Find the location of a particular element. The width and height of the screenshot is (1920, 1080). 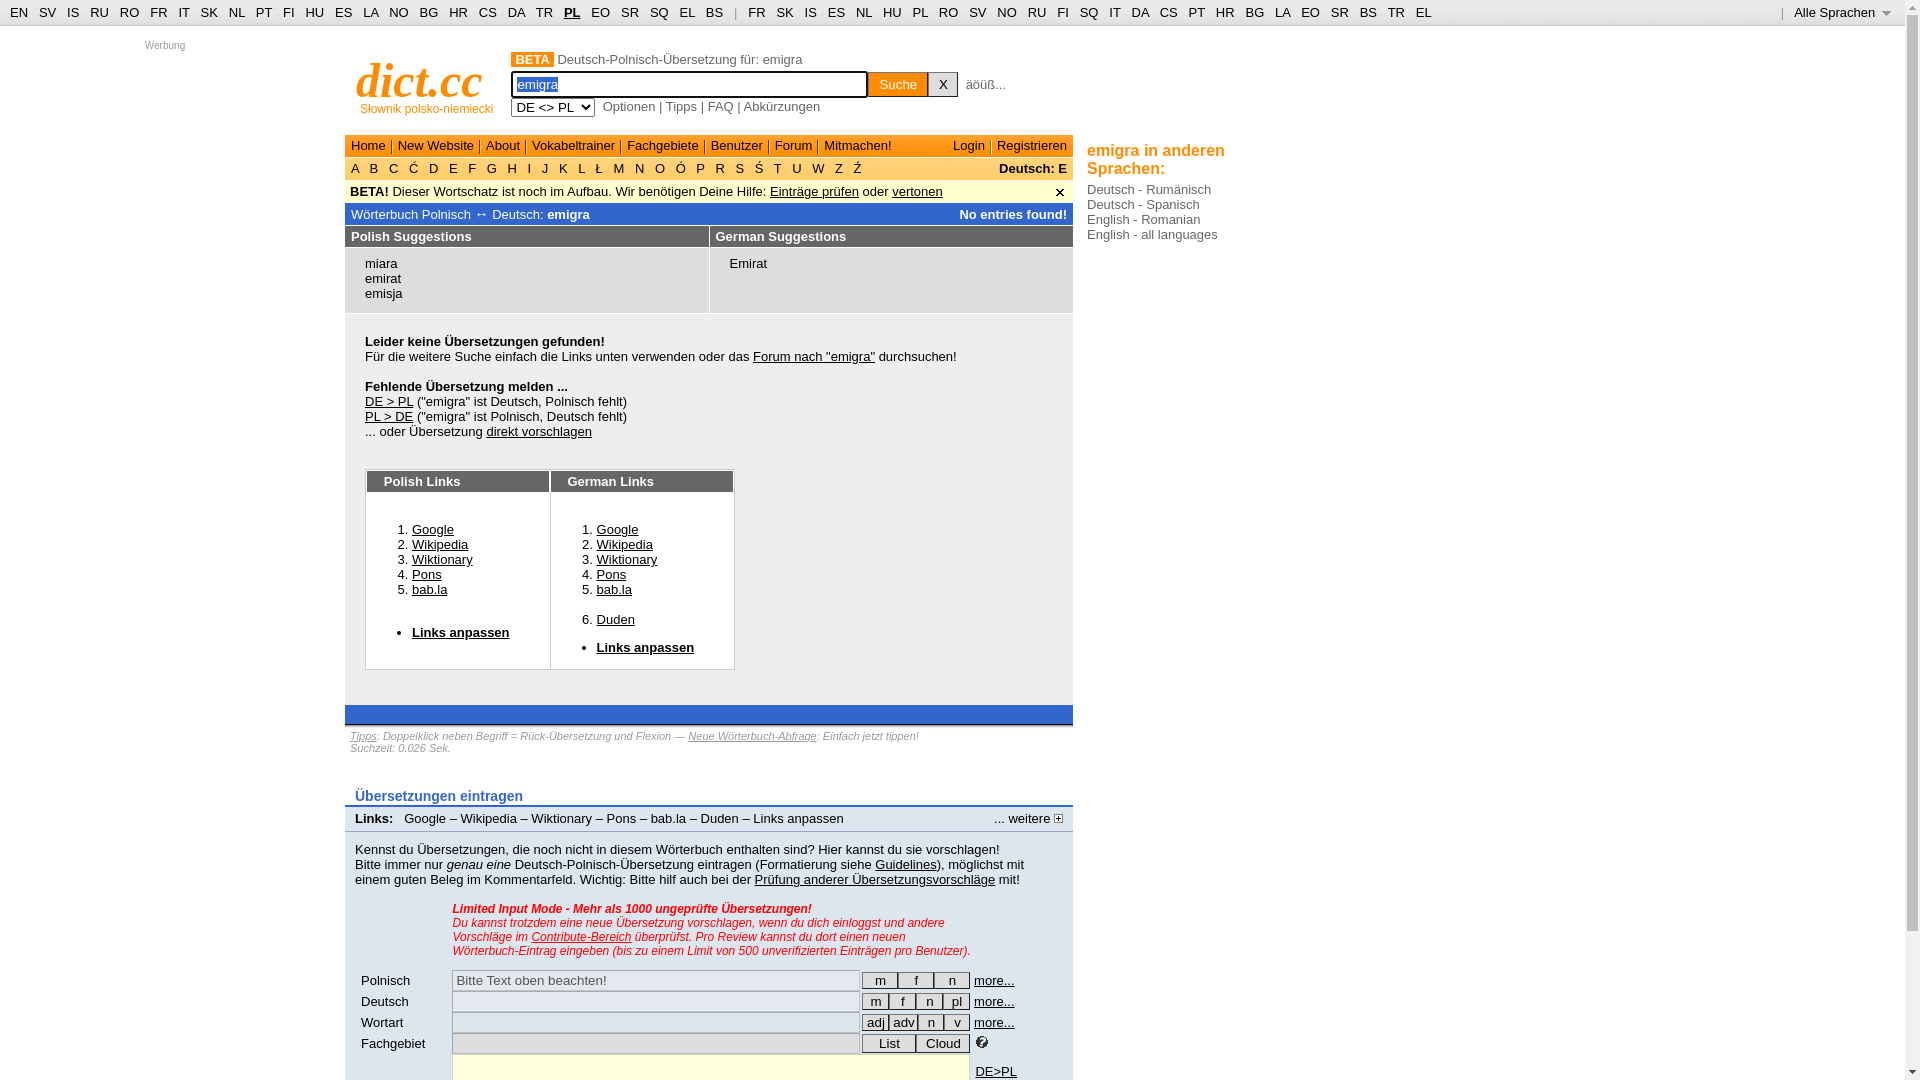

'adv' is located at coordinates (902, 1022).